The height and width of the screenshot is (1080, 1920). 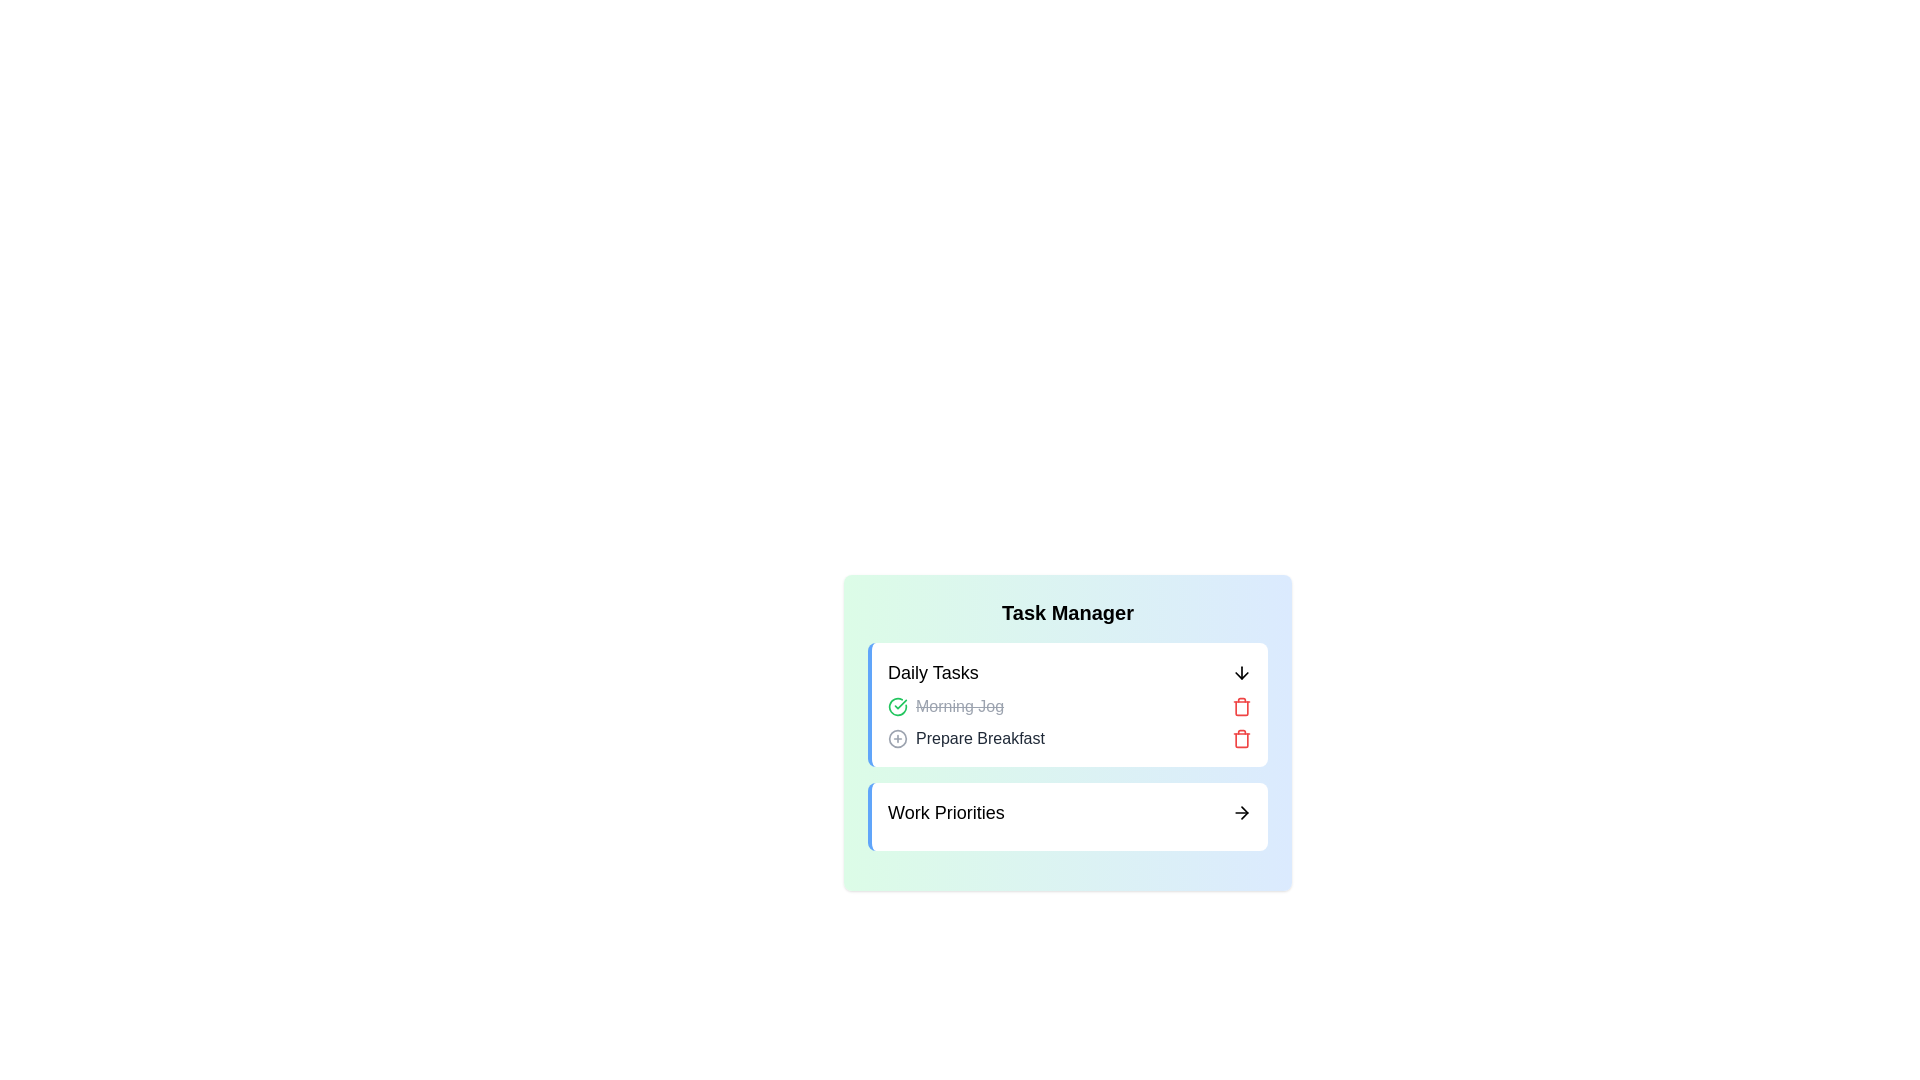 I want to click on the delete button for the task Morning Jog, so click(x=1241, y=705).